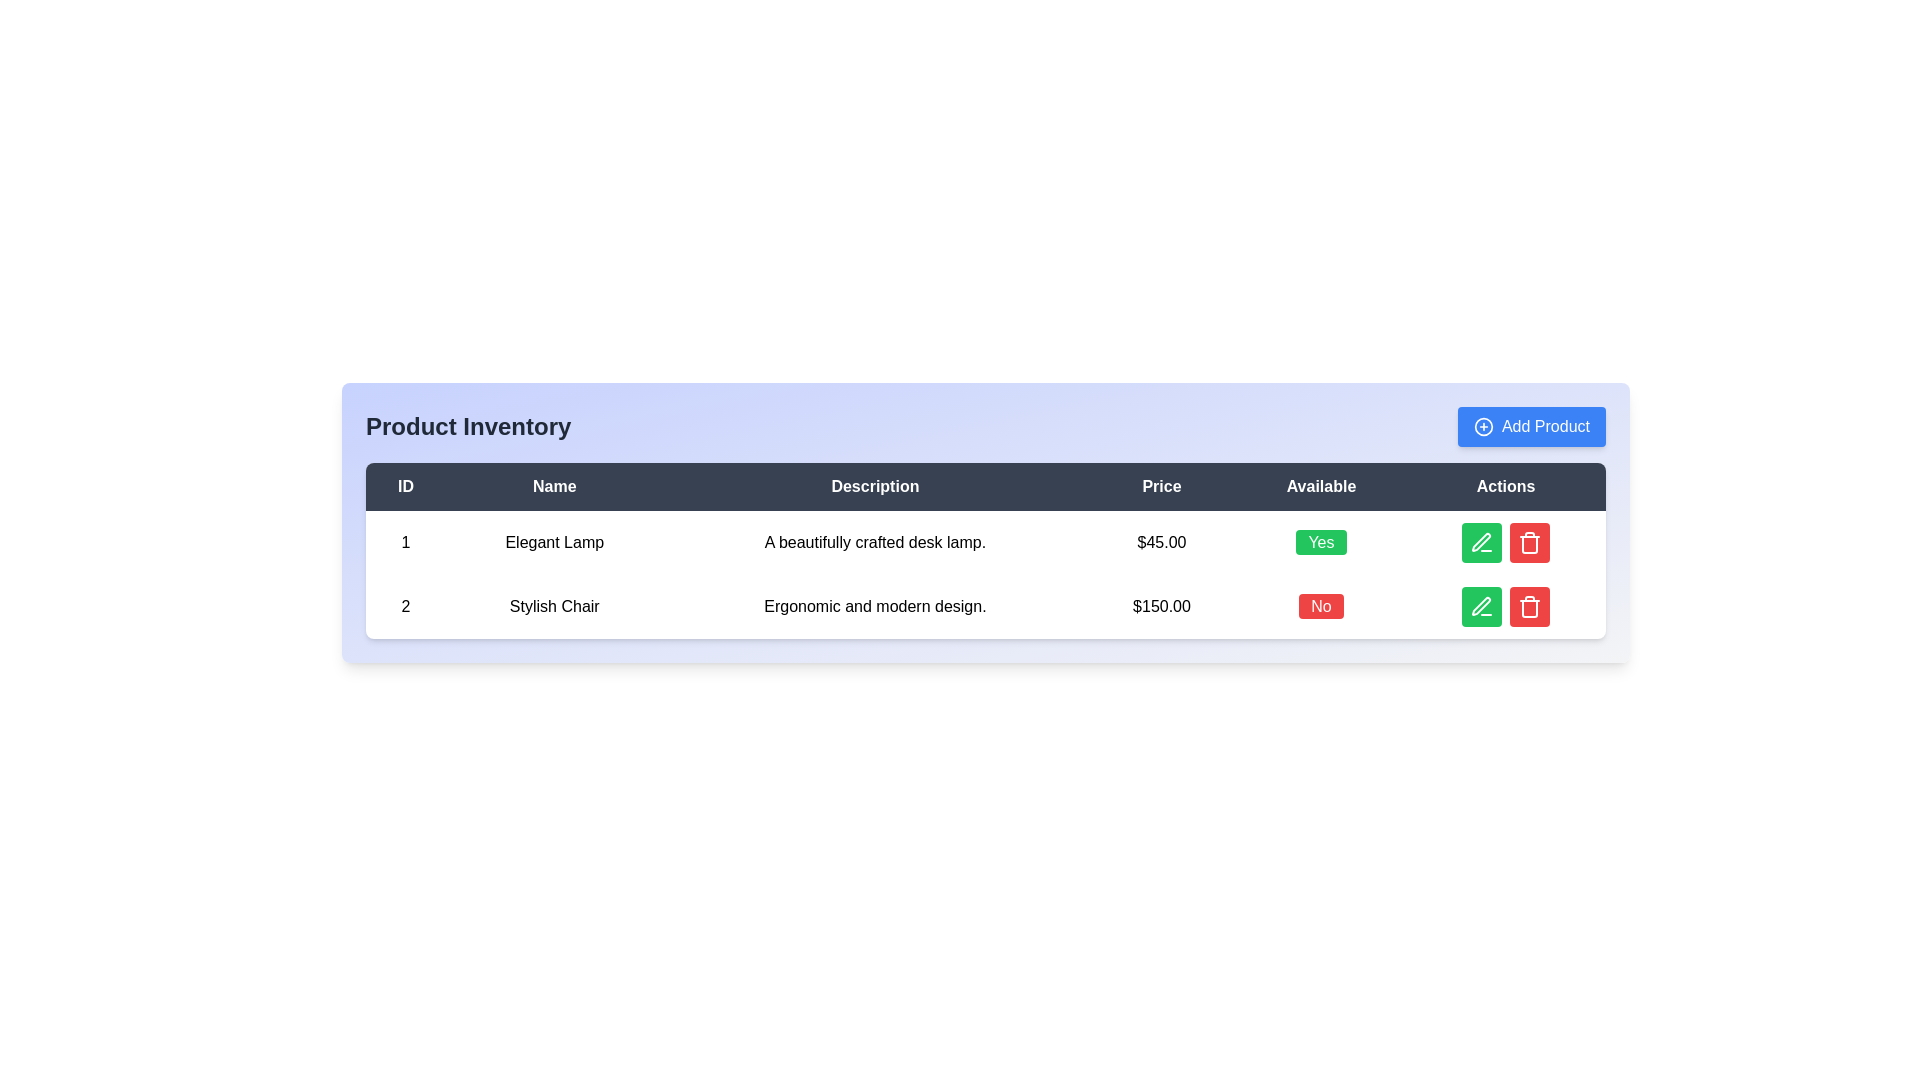  What do you see at coordinates (1529, 543) in the screenshot?
I see `the trashcan icon with a red background located in the 'Actions' column of the data table` at bounding box center [1529, 543].